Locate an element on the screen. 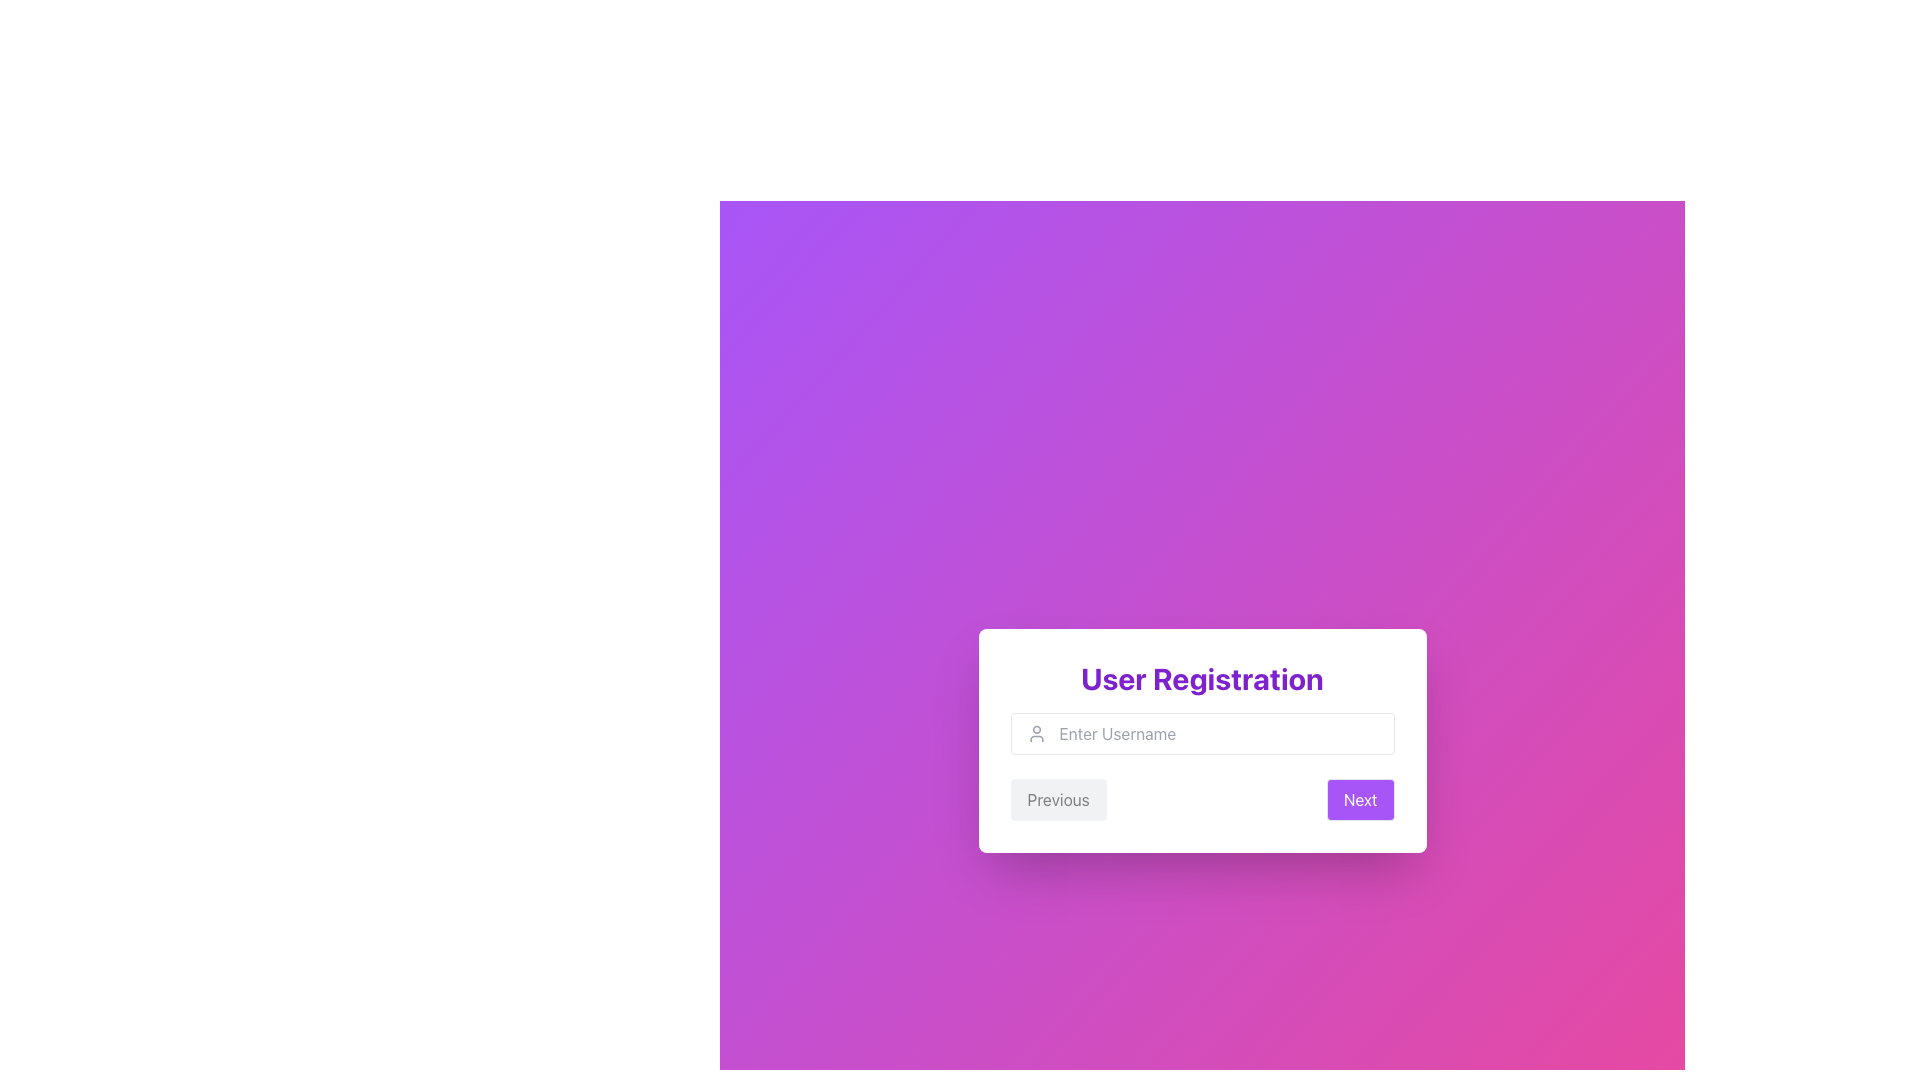  the user icon, which is a grayish SVG graphic with a circular head and curved body, located to the left inside the 'username' text input field is located at coordinates (1036, 733).